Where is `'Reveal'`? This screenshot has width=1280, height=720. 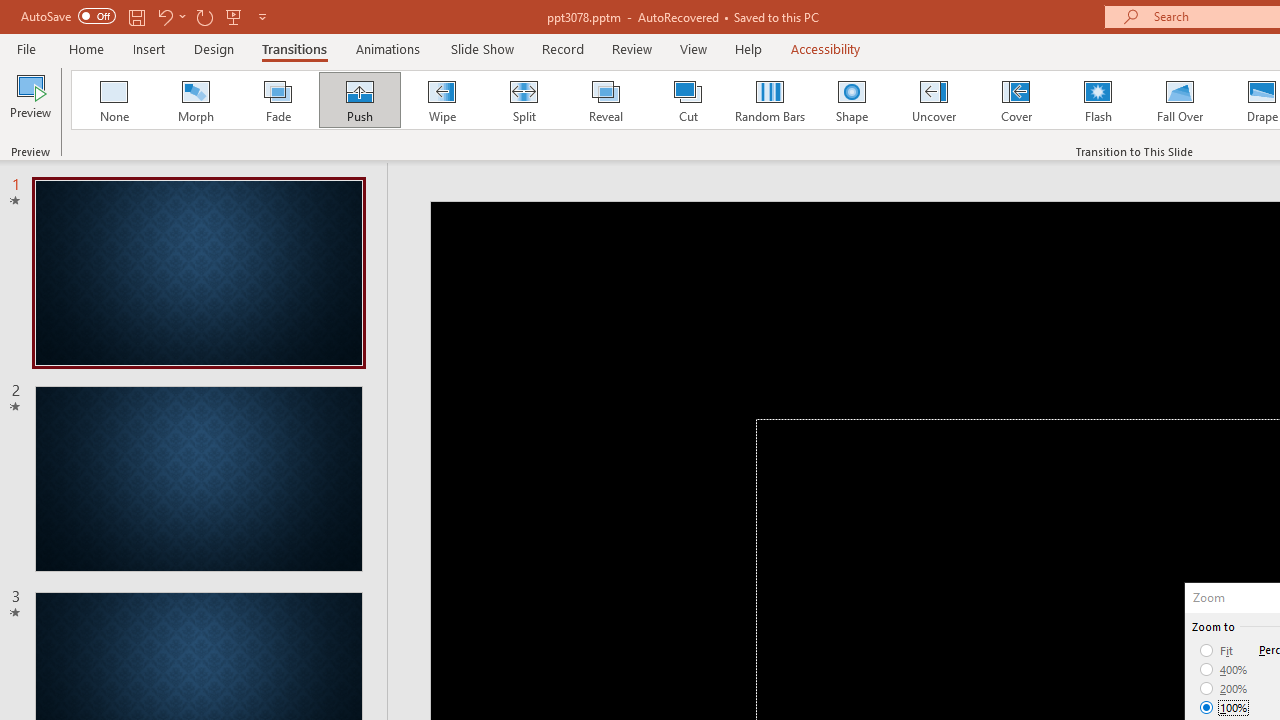
'Reveal' is located at coordinates (604, 100).